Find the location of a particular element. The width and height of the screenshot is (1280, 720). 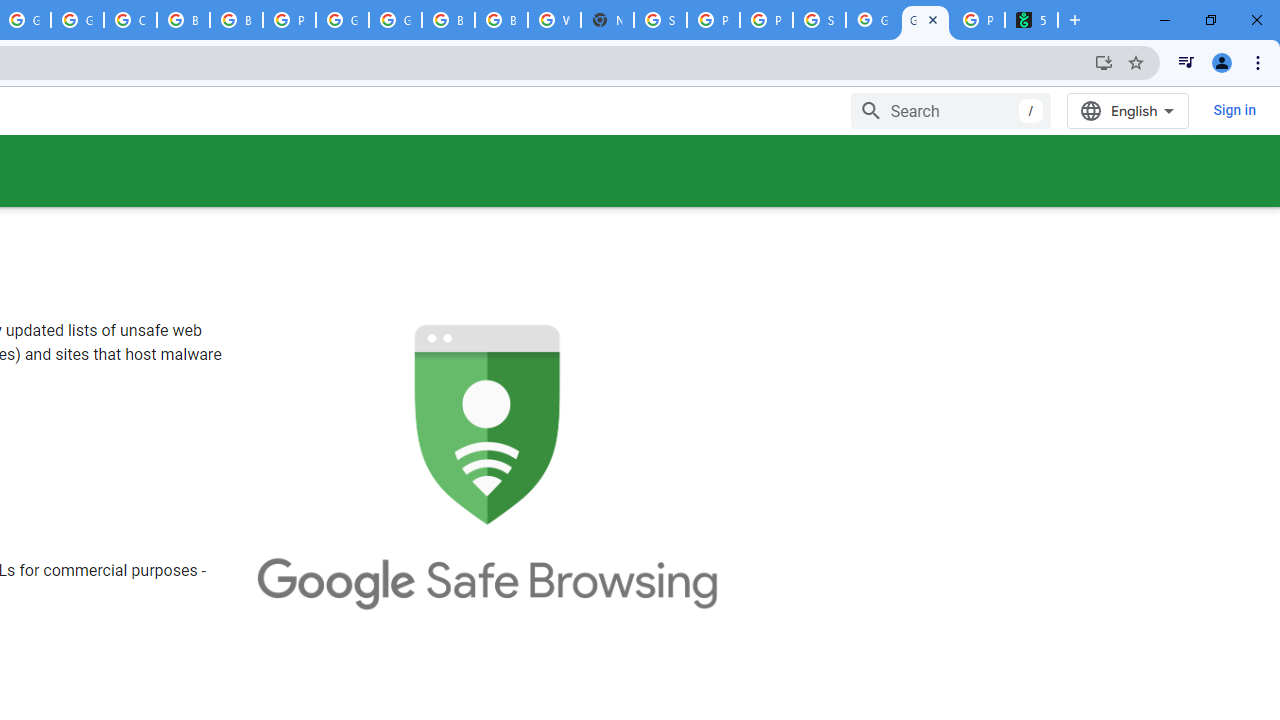

'English' is located at coordinates (1128, 110).